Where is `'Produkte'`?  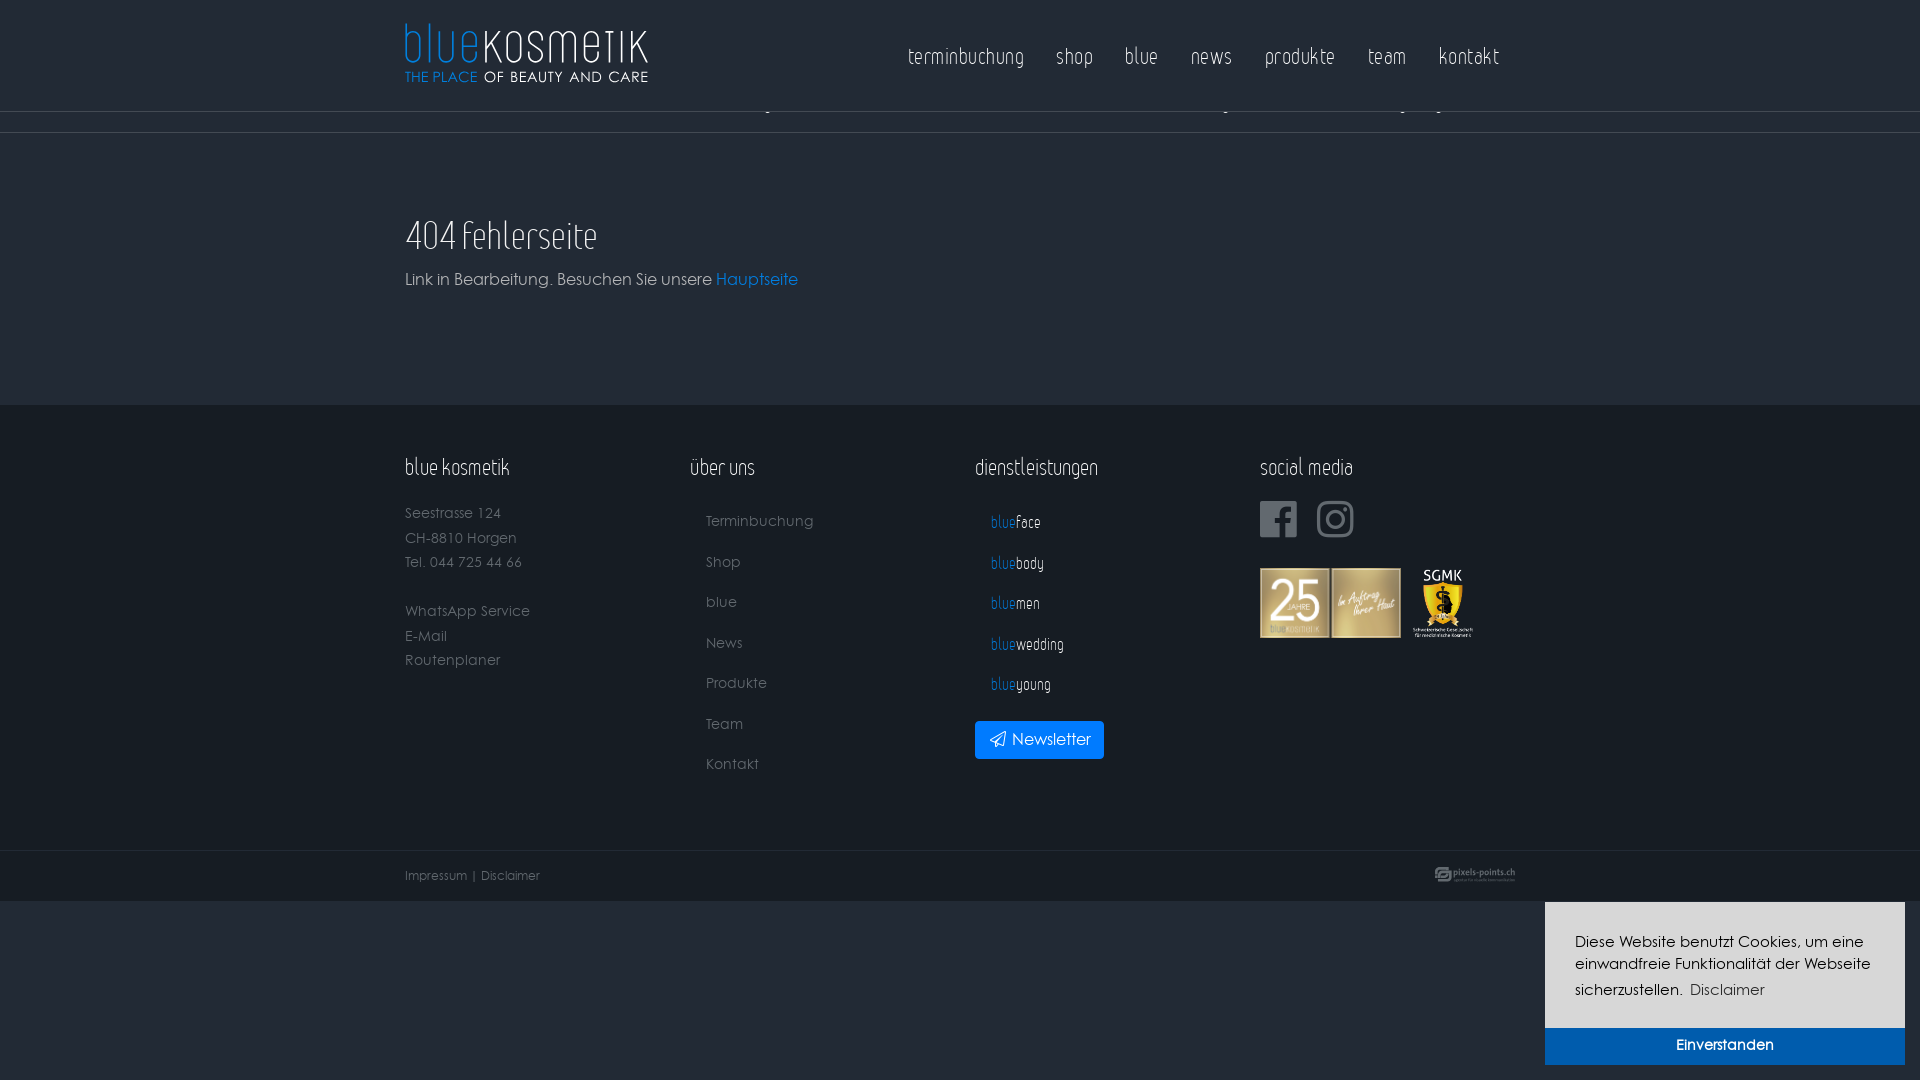 'Produkte' is located at coordinates (817, 683).